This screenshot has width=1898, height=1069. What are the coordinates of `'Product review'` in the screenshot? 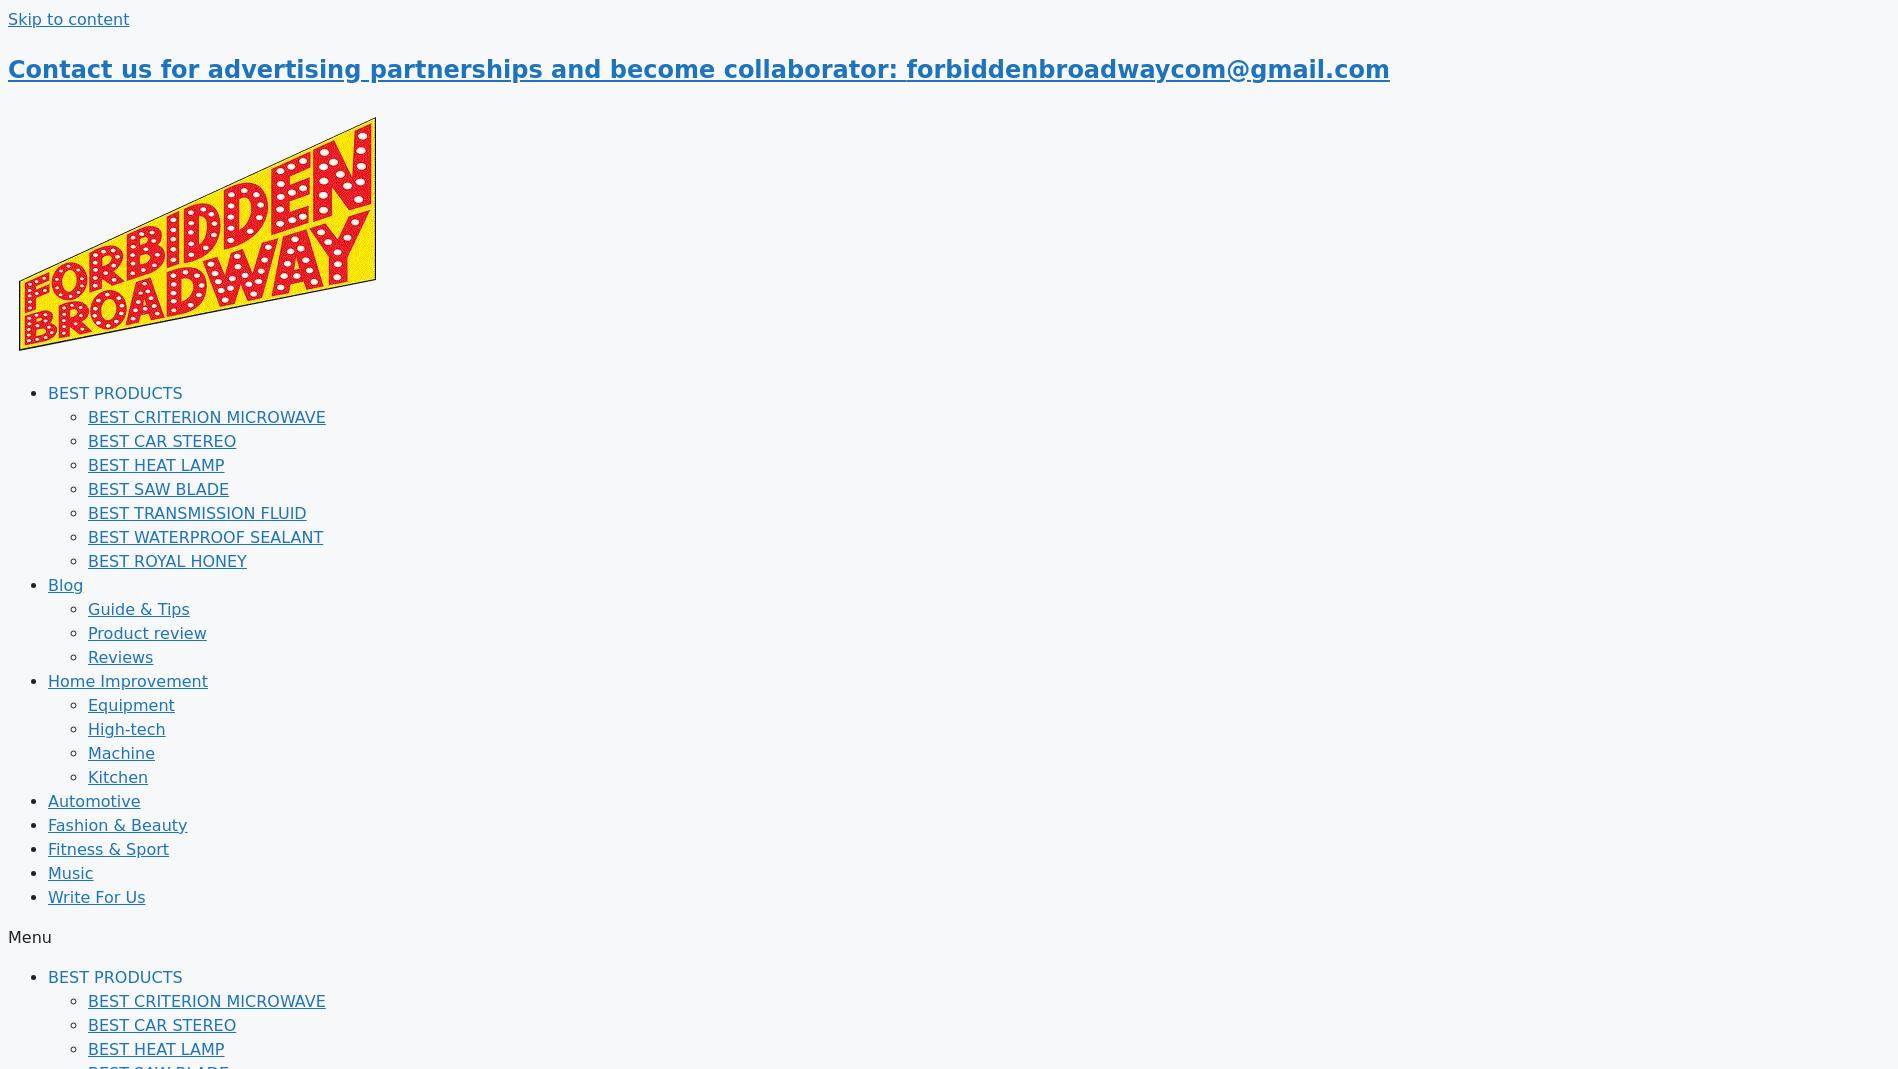 It's located at (146, 632).